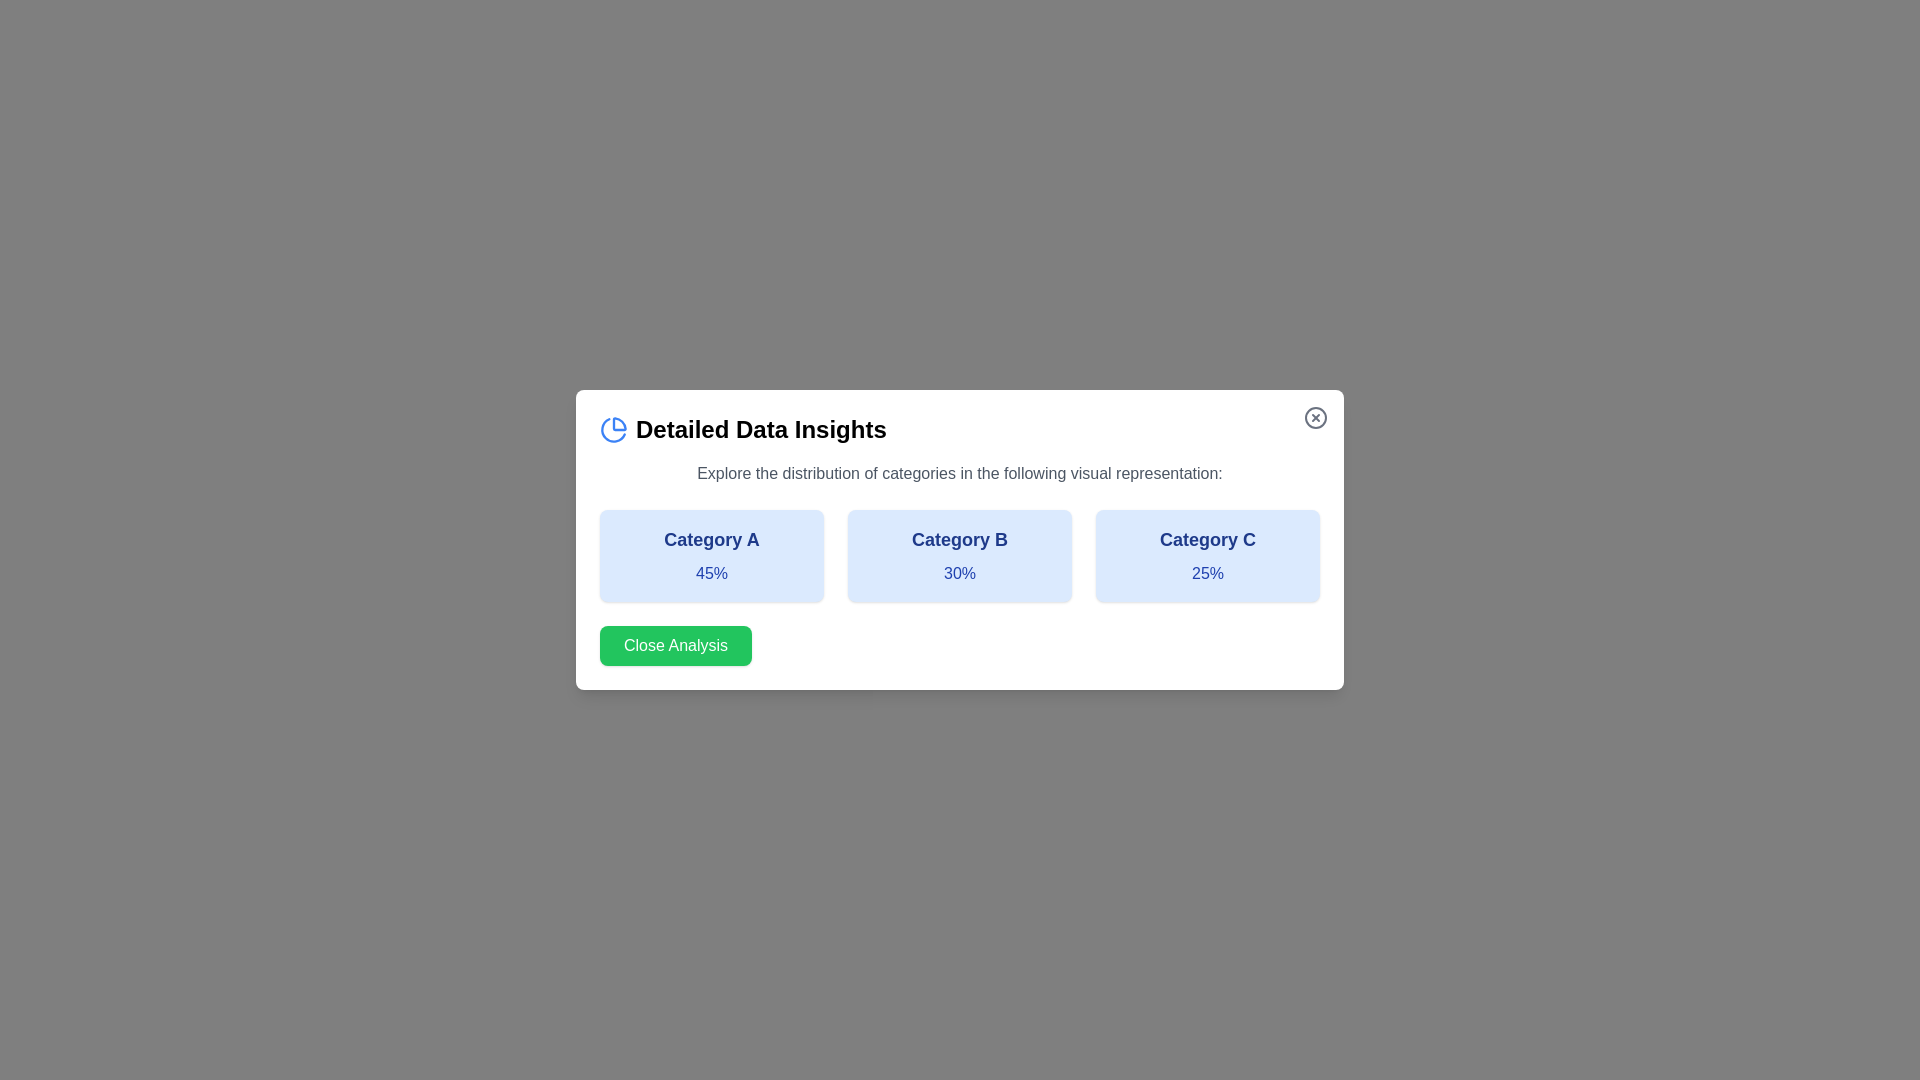  Describe the element at coordinates (711, 555) in the screenshot. I see `information displayed within the first informational card that shows the category name and its percentage value, positioned on the leftmost side of the grid in the modal window` at that location.